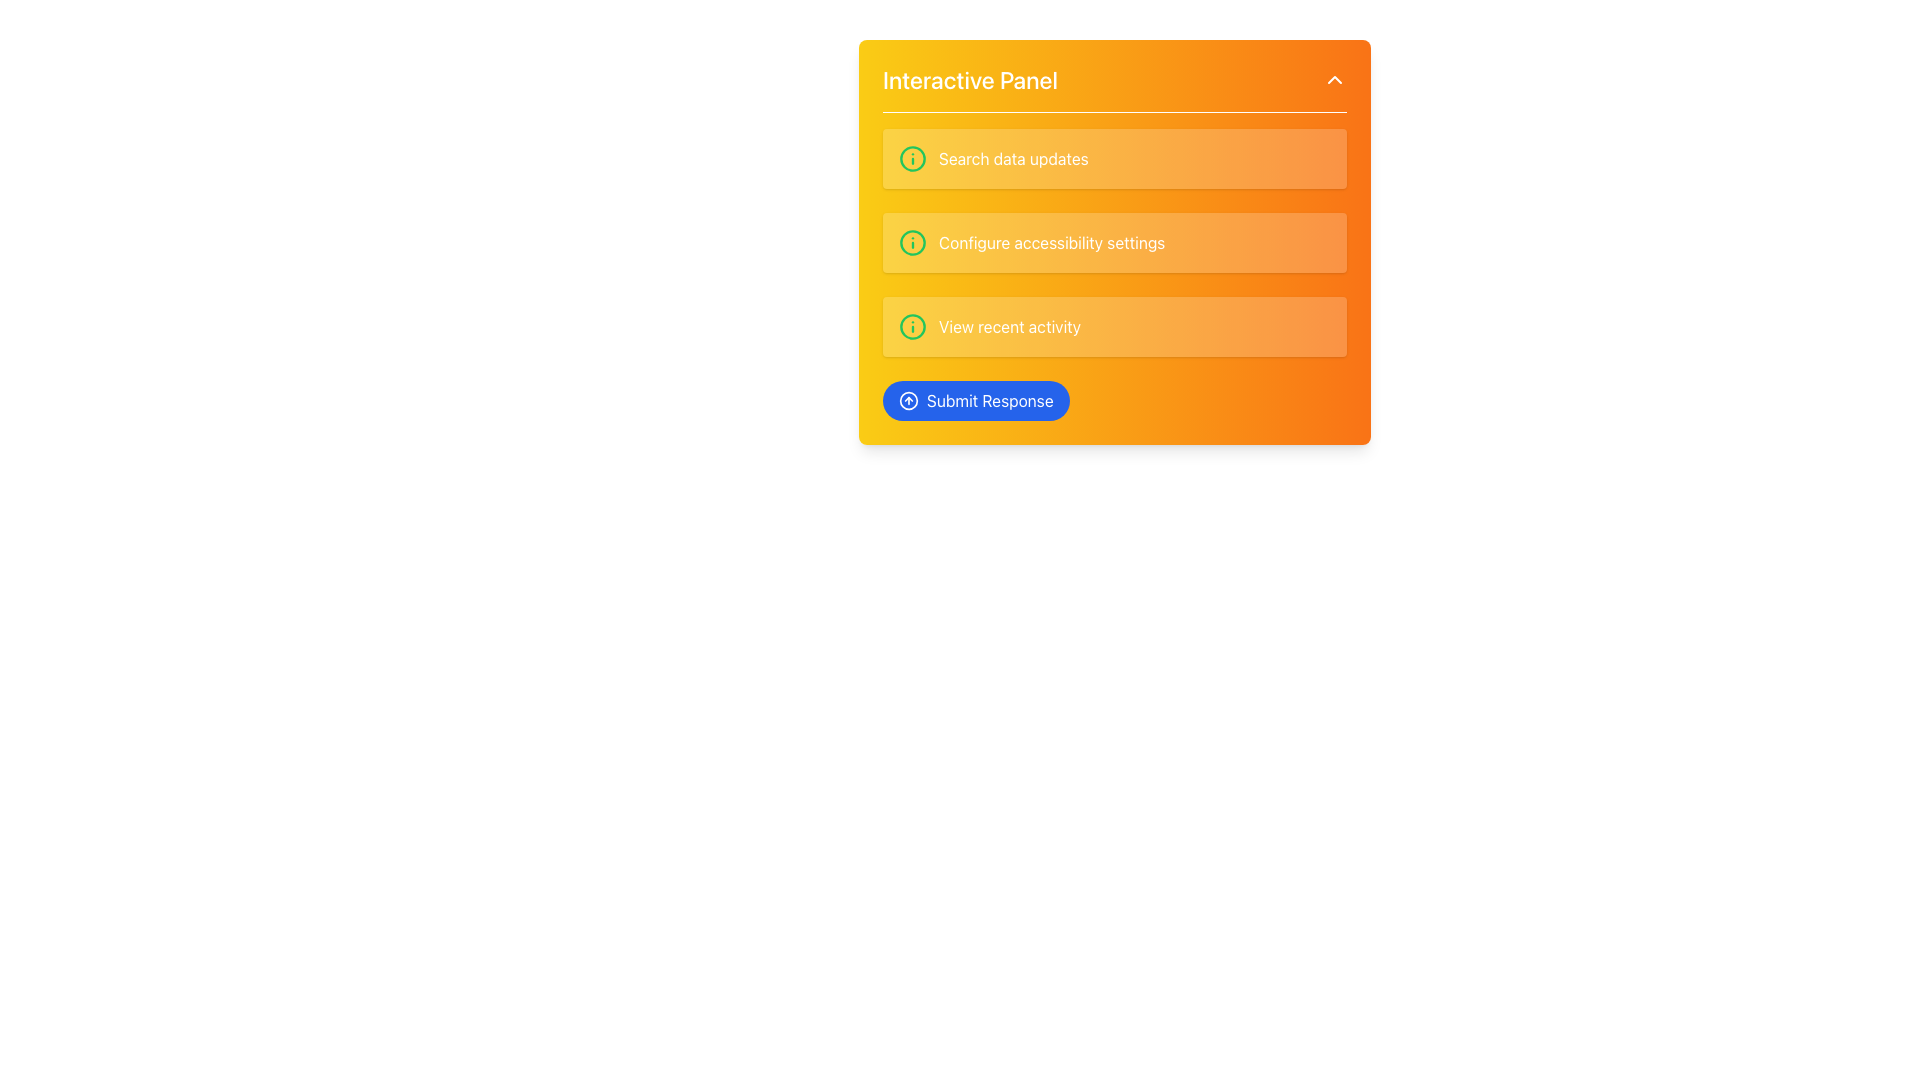  I want to click on the final submission button located in the orange-themed 'Interactive Panel', so click(976, 401).